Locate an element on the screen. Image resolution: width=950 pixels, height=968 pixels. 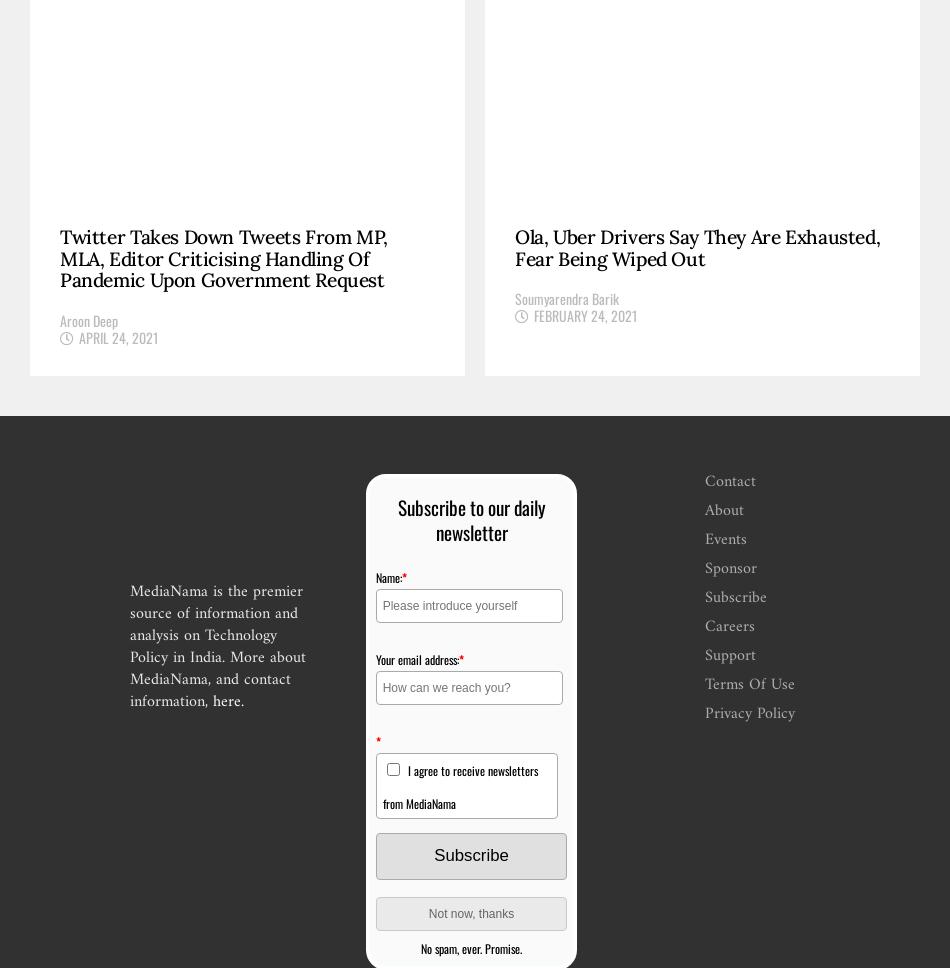
'About' is located at coordinates (723, 510).